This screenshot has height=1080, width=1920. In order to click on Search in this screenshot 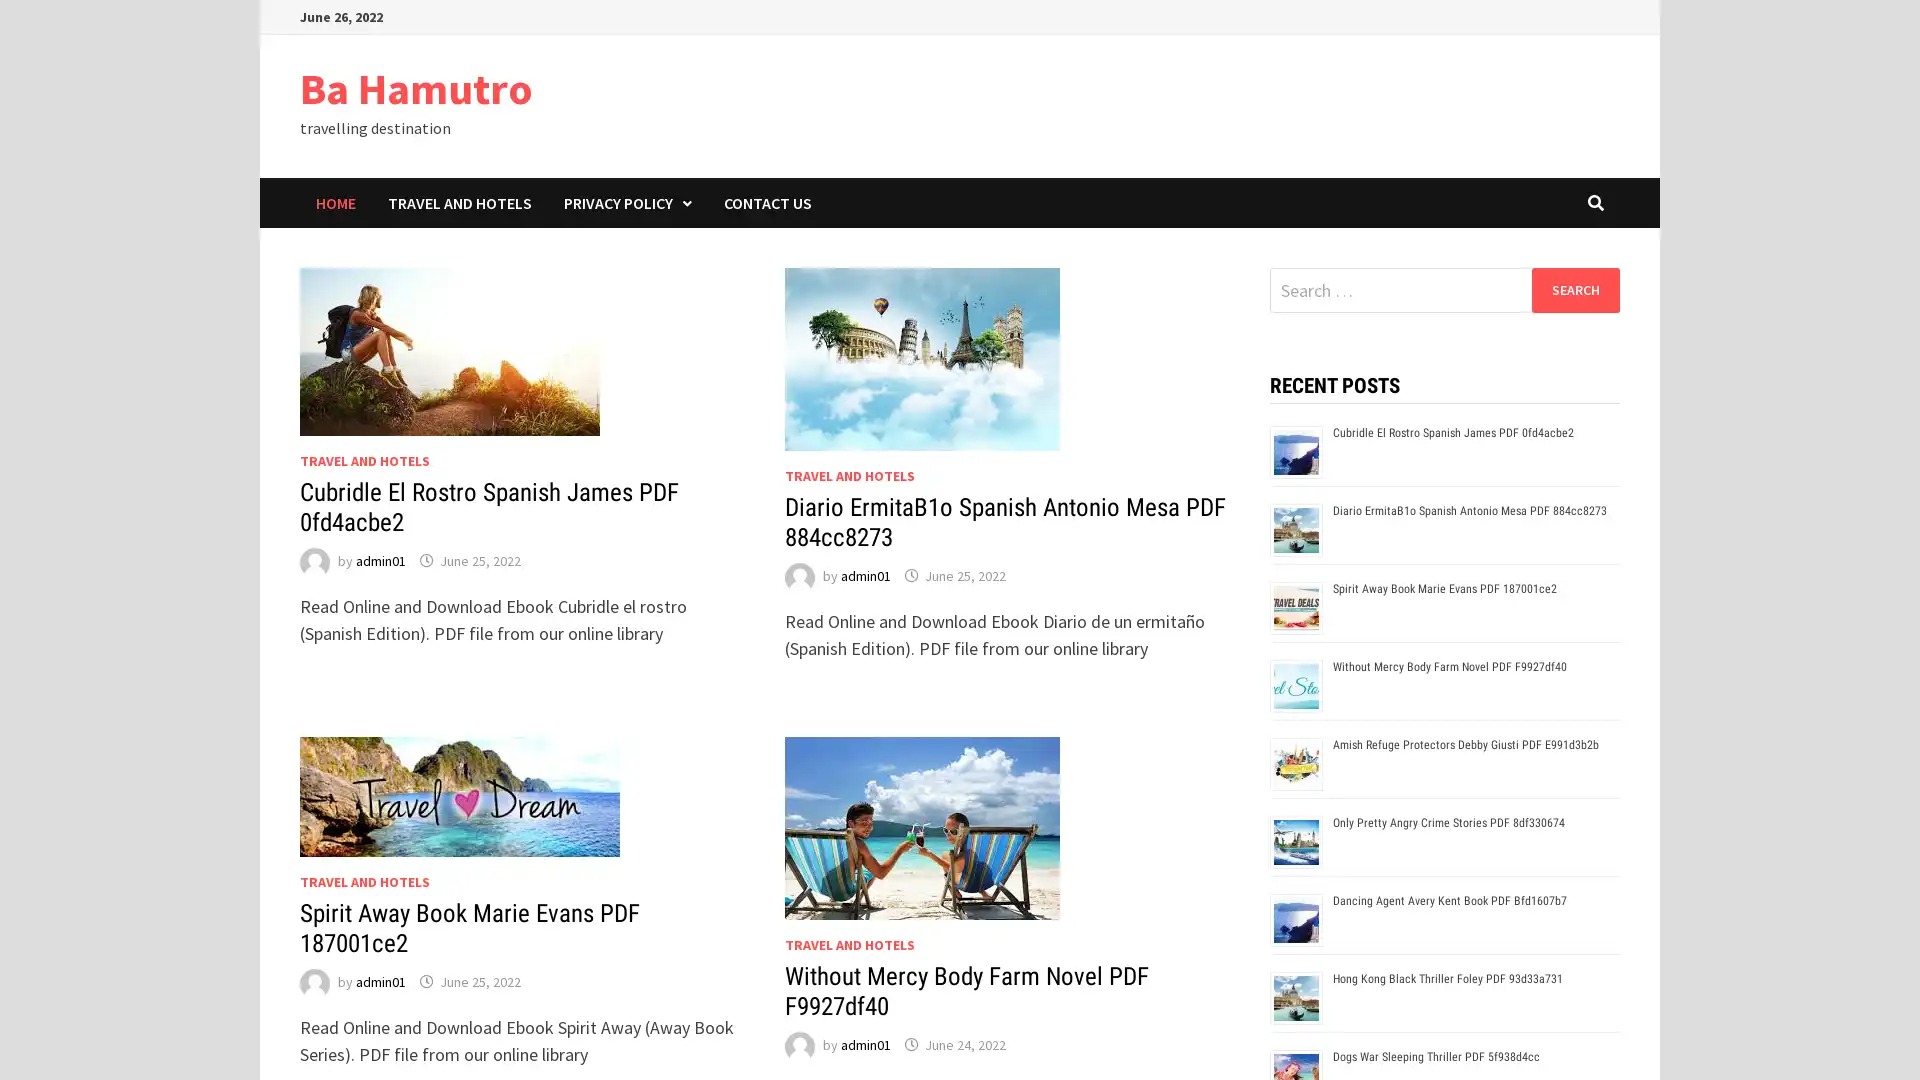, I will do `click(1574, 289)`.